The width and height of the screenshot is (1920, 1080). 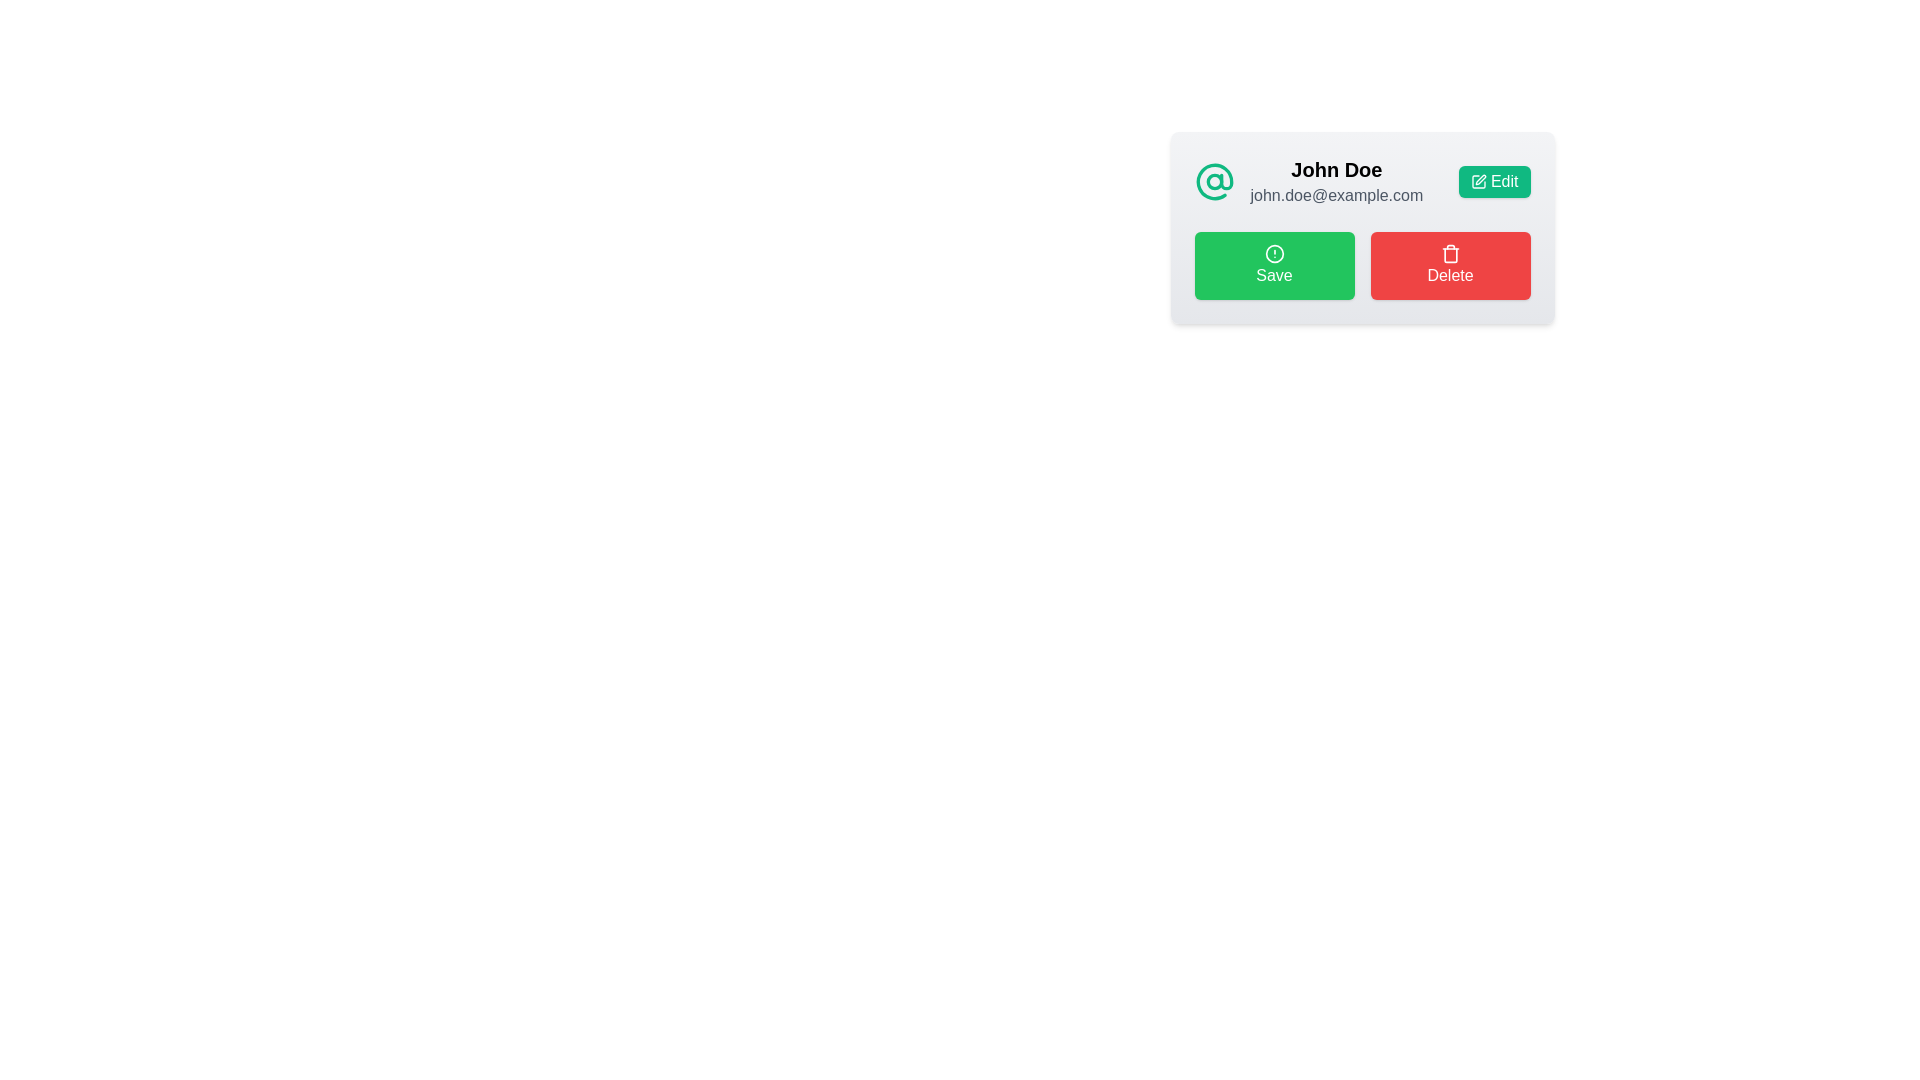 I want to click on the 'Edit' button with a vibrant green background and a pen icon to initiate the edit action, so click(x=1493, y=181).